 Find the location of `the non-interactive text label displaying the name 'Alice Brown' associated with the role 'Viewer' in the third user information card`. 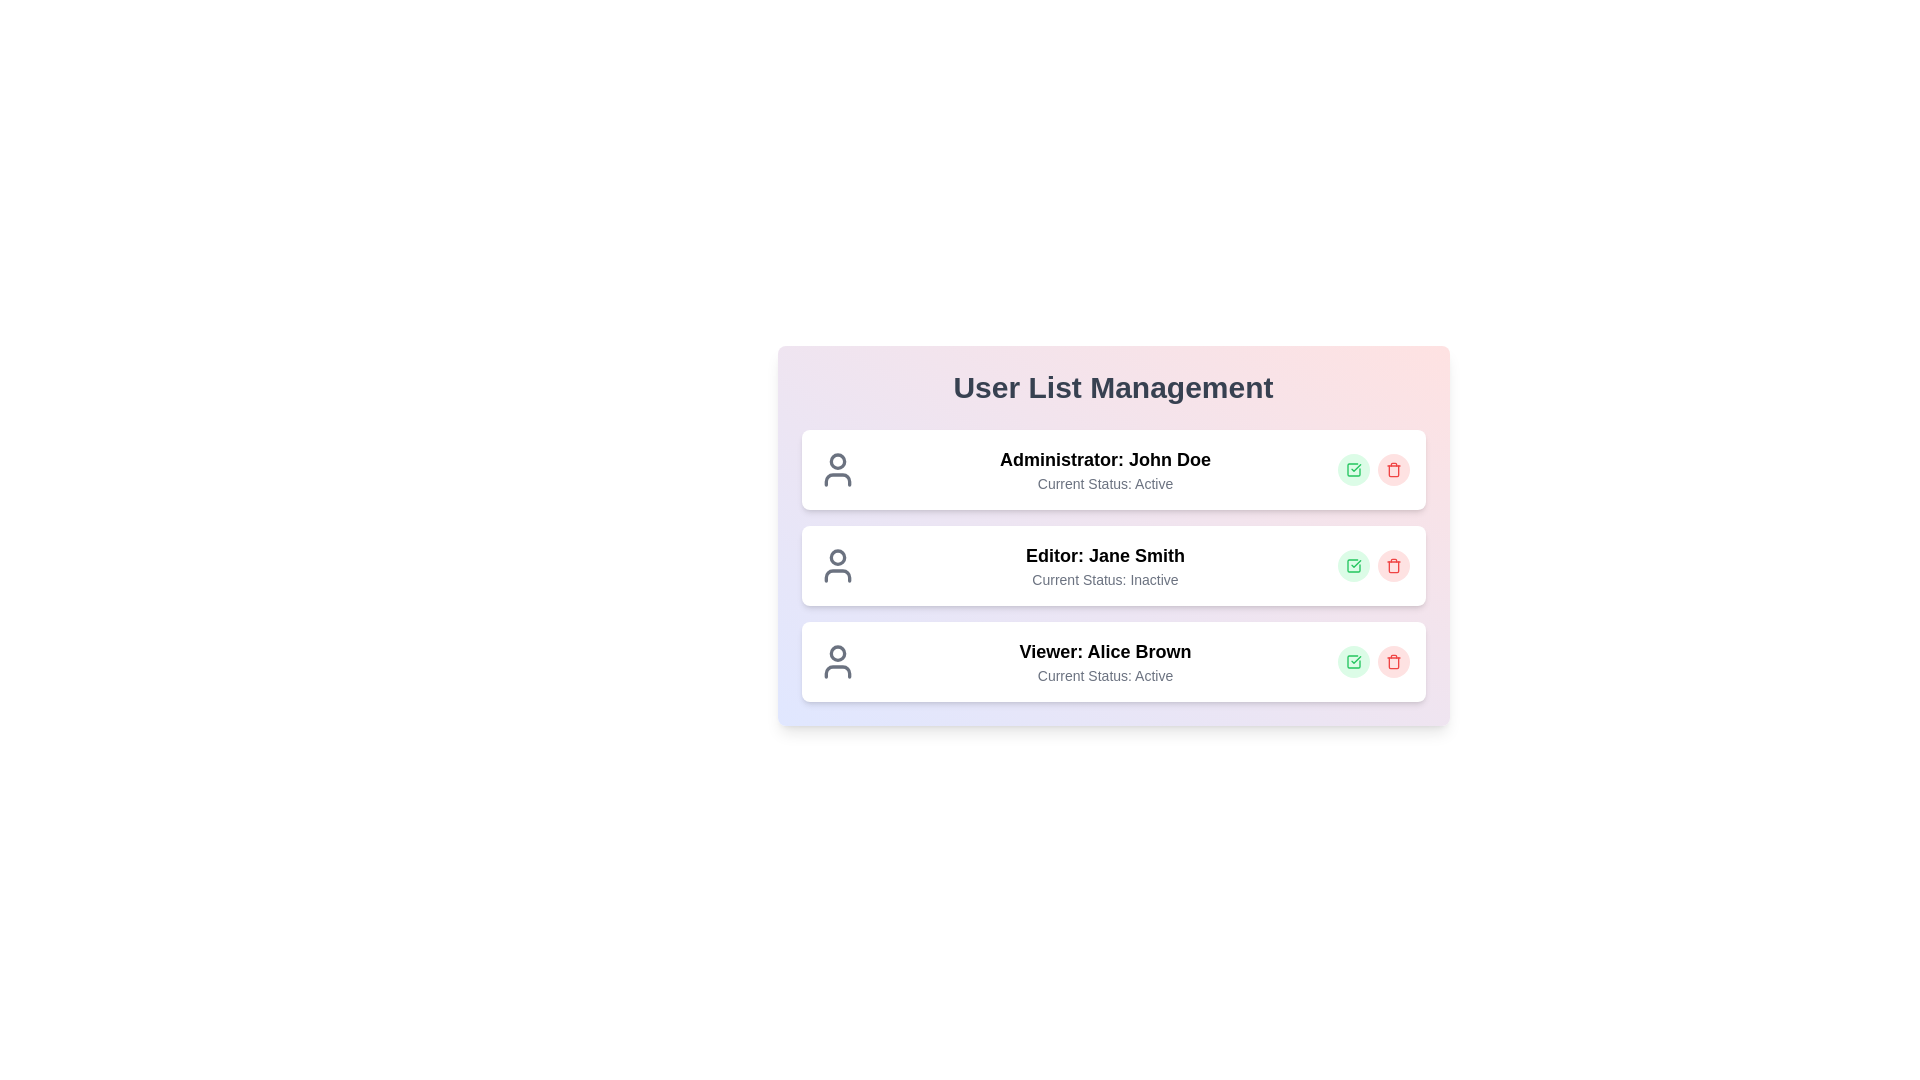

the non-interactive text label displaying the name 'Alice Brown' associated with the role 'Viewer' in the third user information card is located at coordinates (1139, 651).